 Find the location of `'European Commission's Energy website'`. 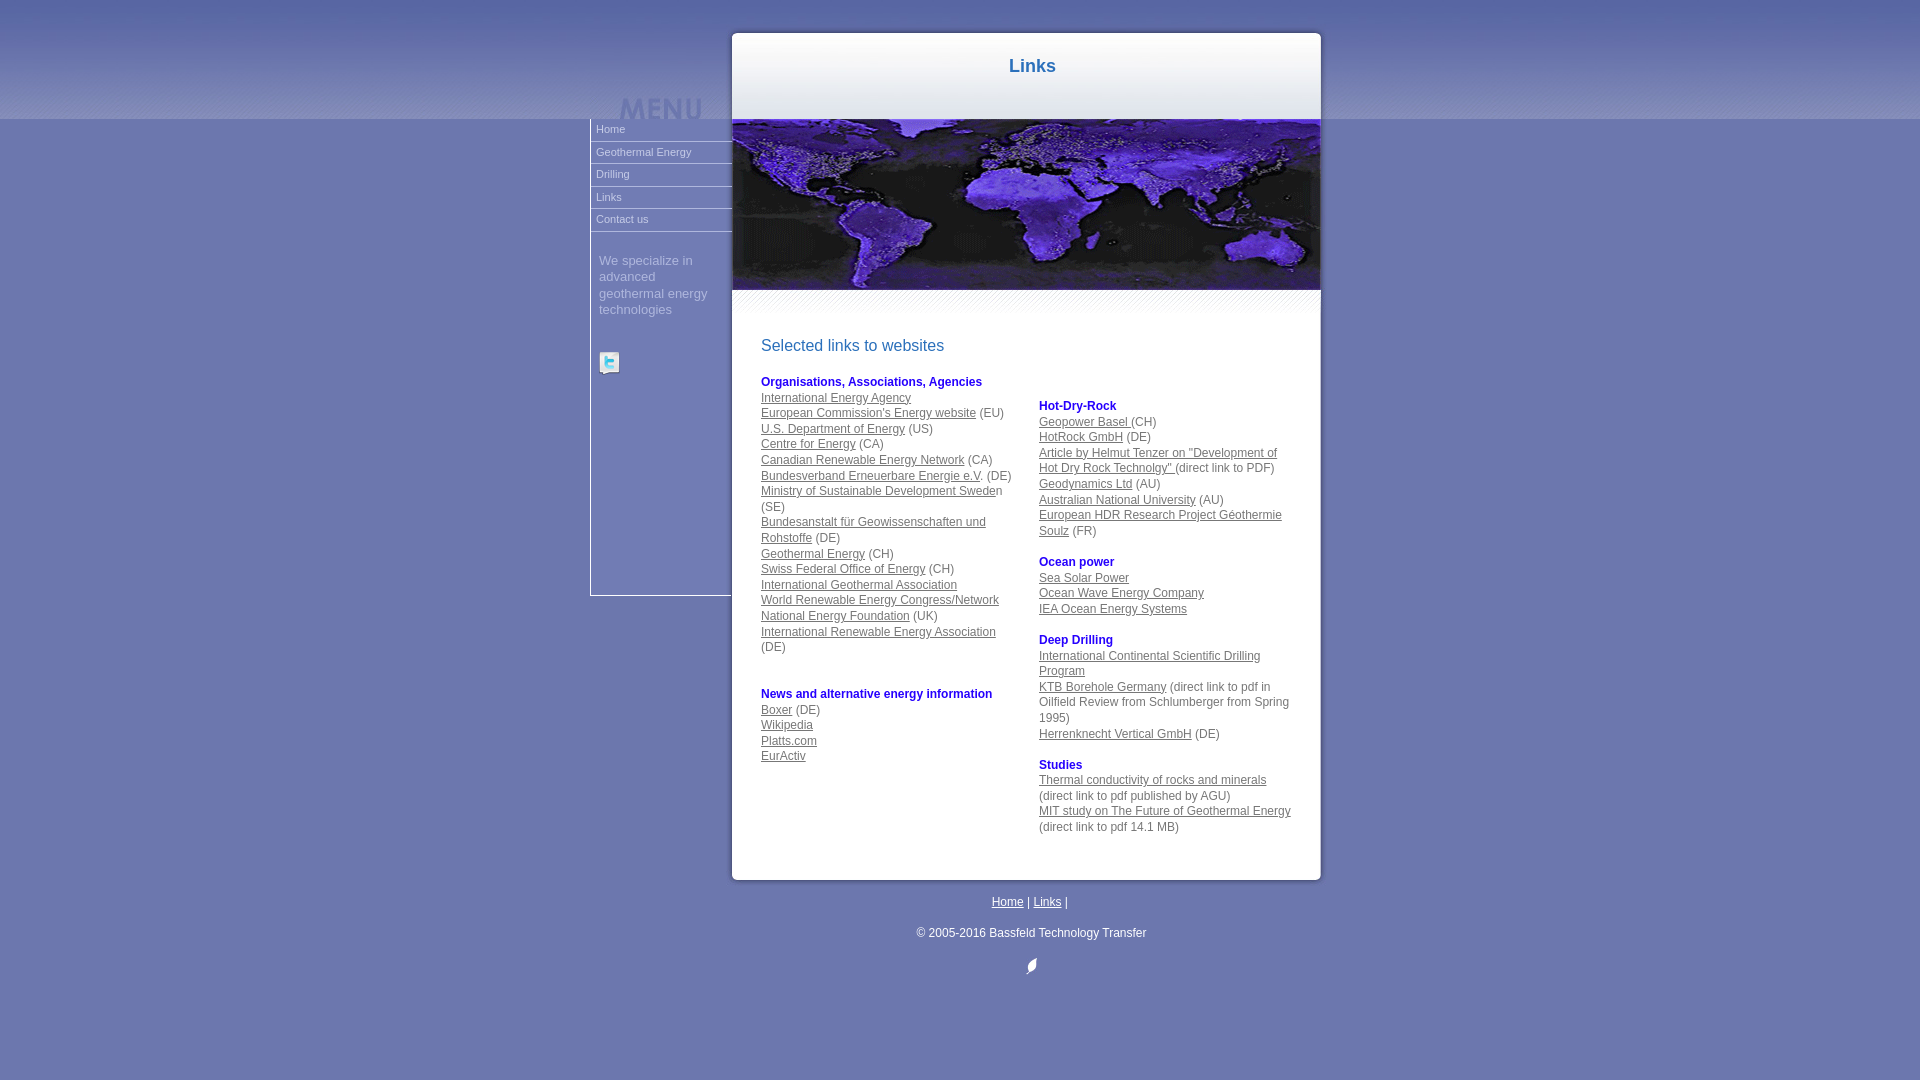

'European Commission's Energy website' is located at coordinates (760, 411).